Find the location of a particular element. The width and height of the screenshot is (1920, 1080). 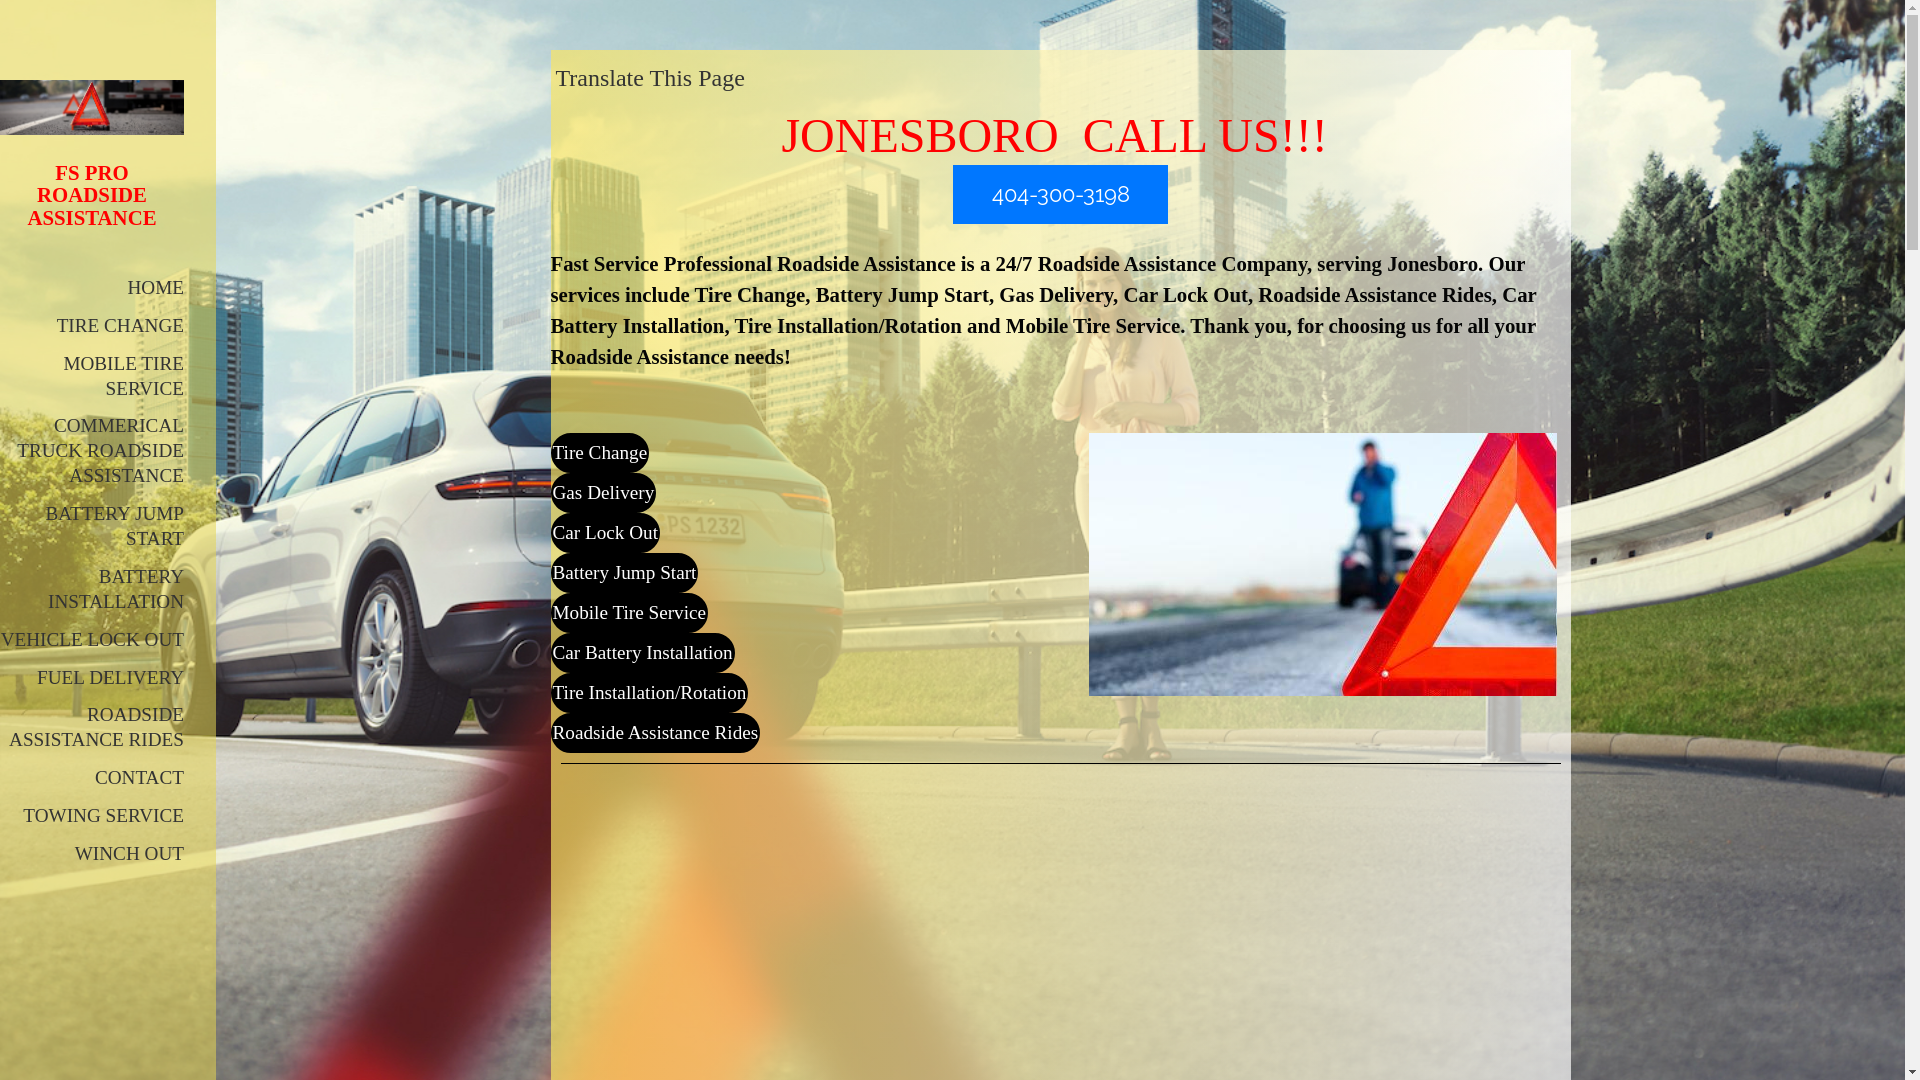

'Mobile Tire Service' is located at coordinates (550, 612).